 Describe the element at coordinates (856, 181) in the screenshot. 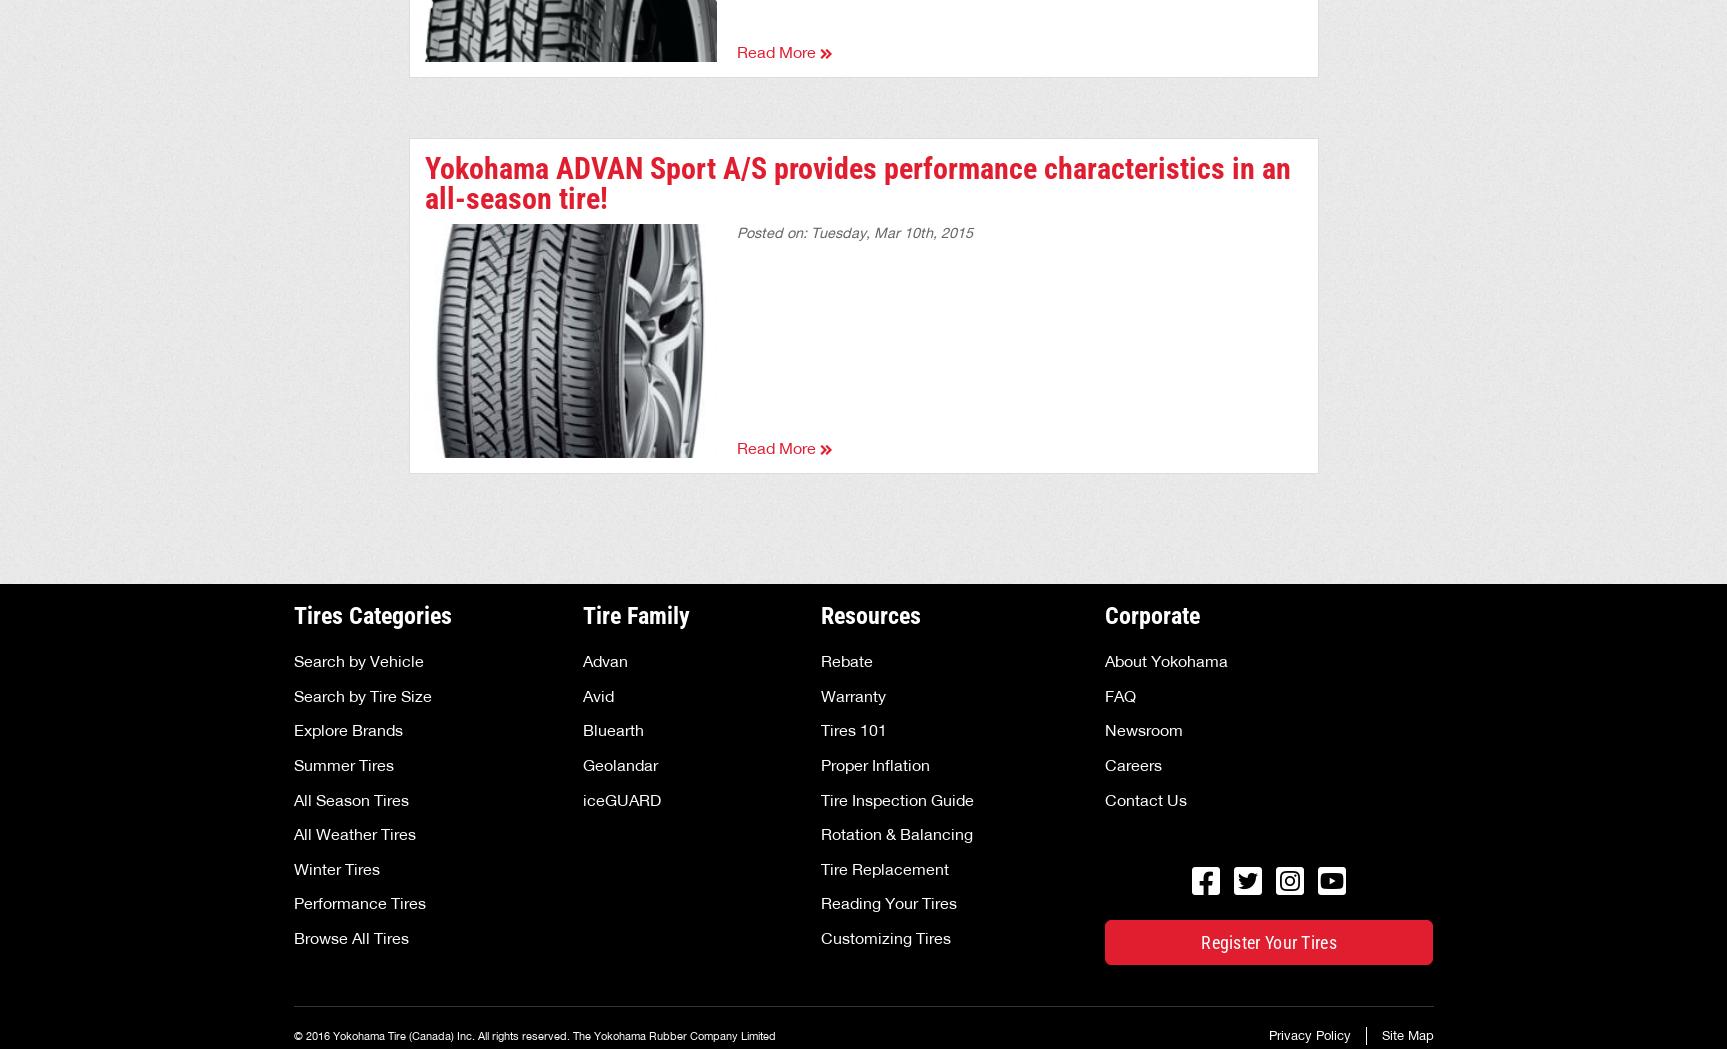

I see `'Yokohama ADVAN Sport A/S provides performance characteristics in an all-season tire!'` at that location.